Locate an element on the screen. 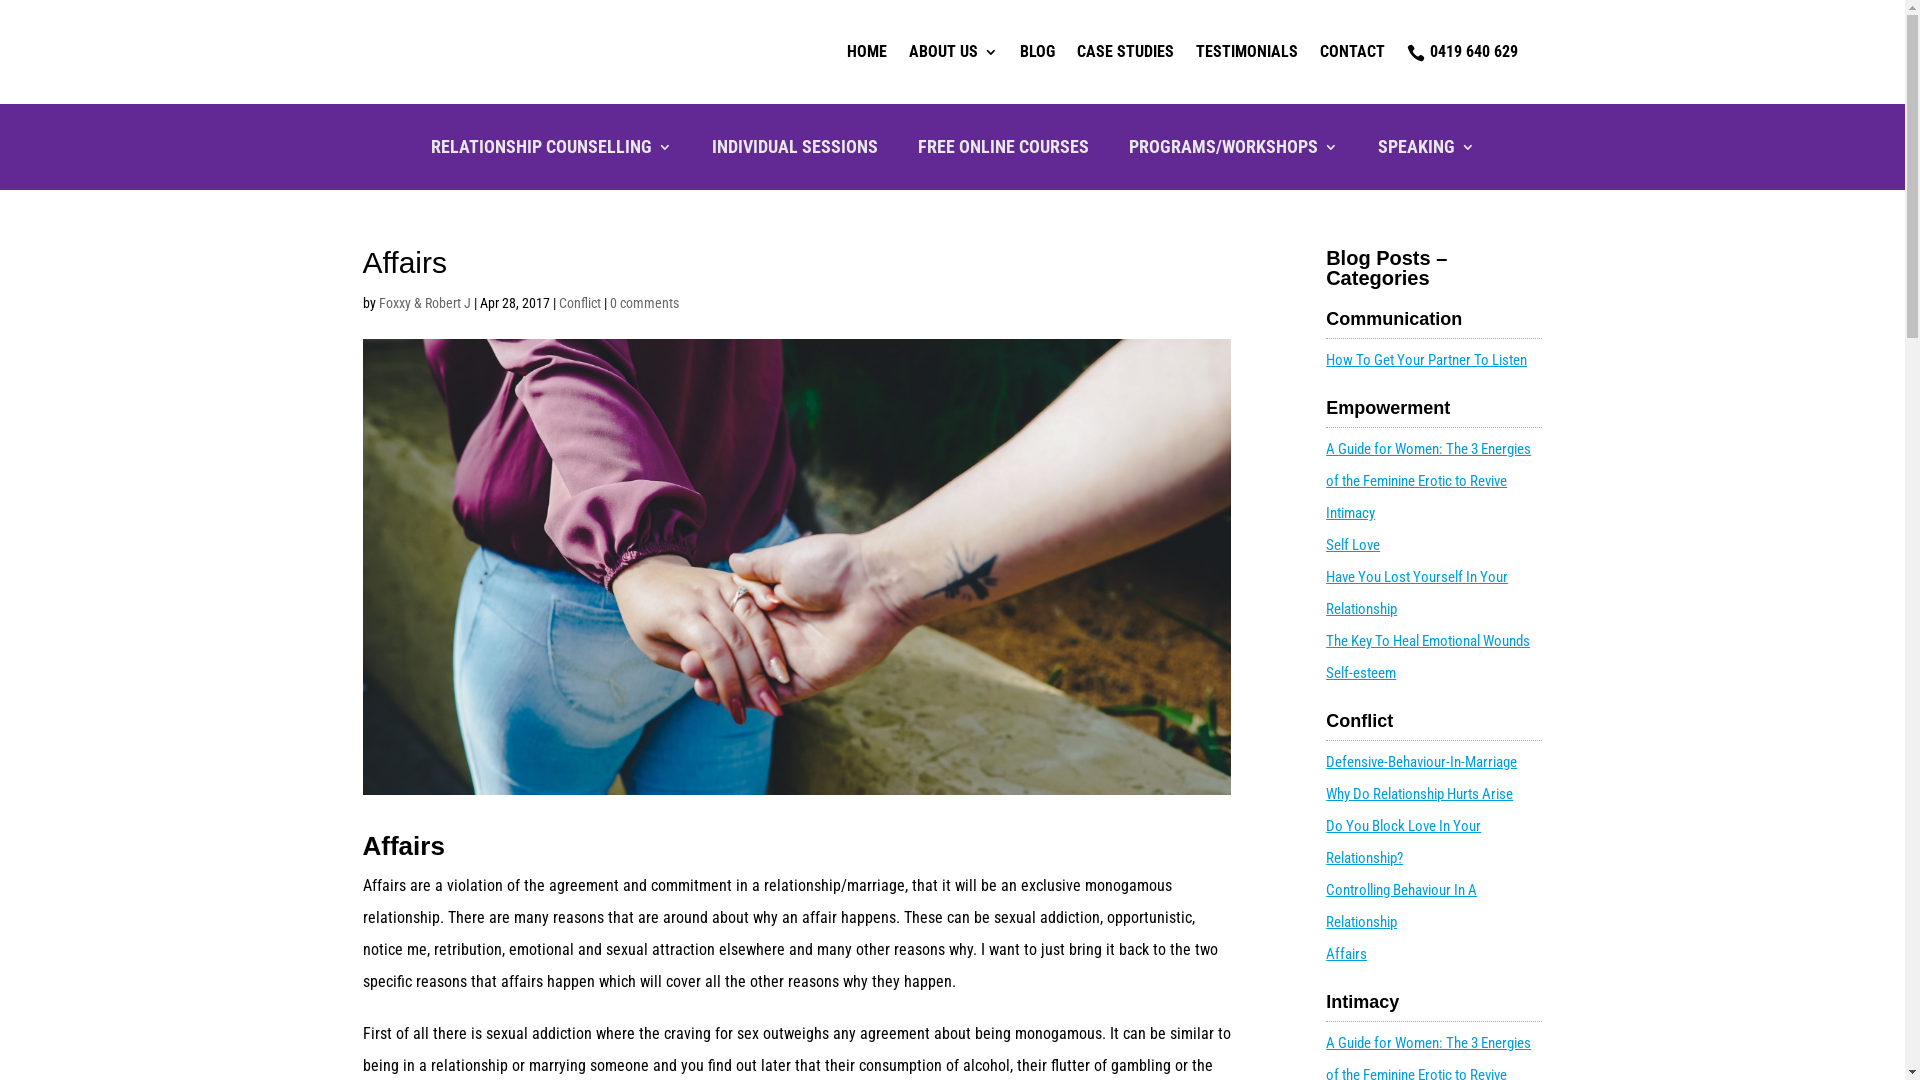 Image resolution: width=1920 pixels, height=1080 pixels. 'BLOG' is located at coordinates (1019, 50).